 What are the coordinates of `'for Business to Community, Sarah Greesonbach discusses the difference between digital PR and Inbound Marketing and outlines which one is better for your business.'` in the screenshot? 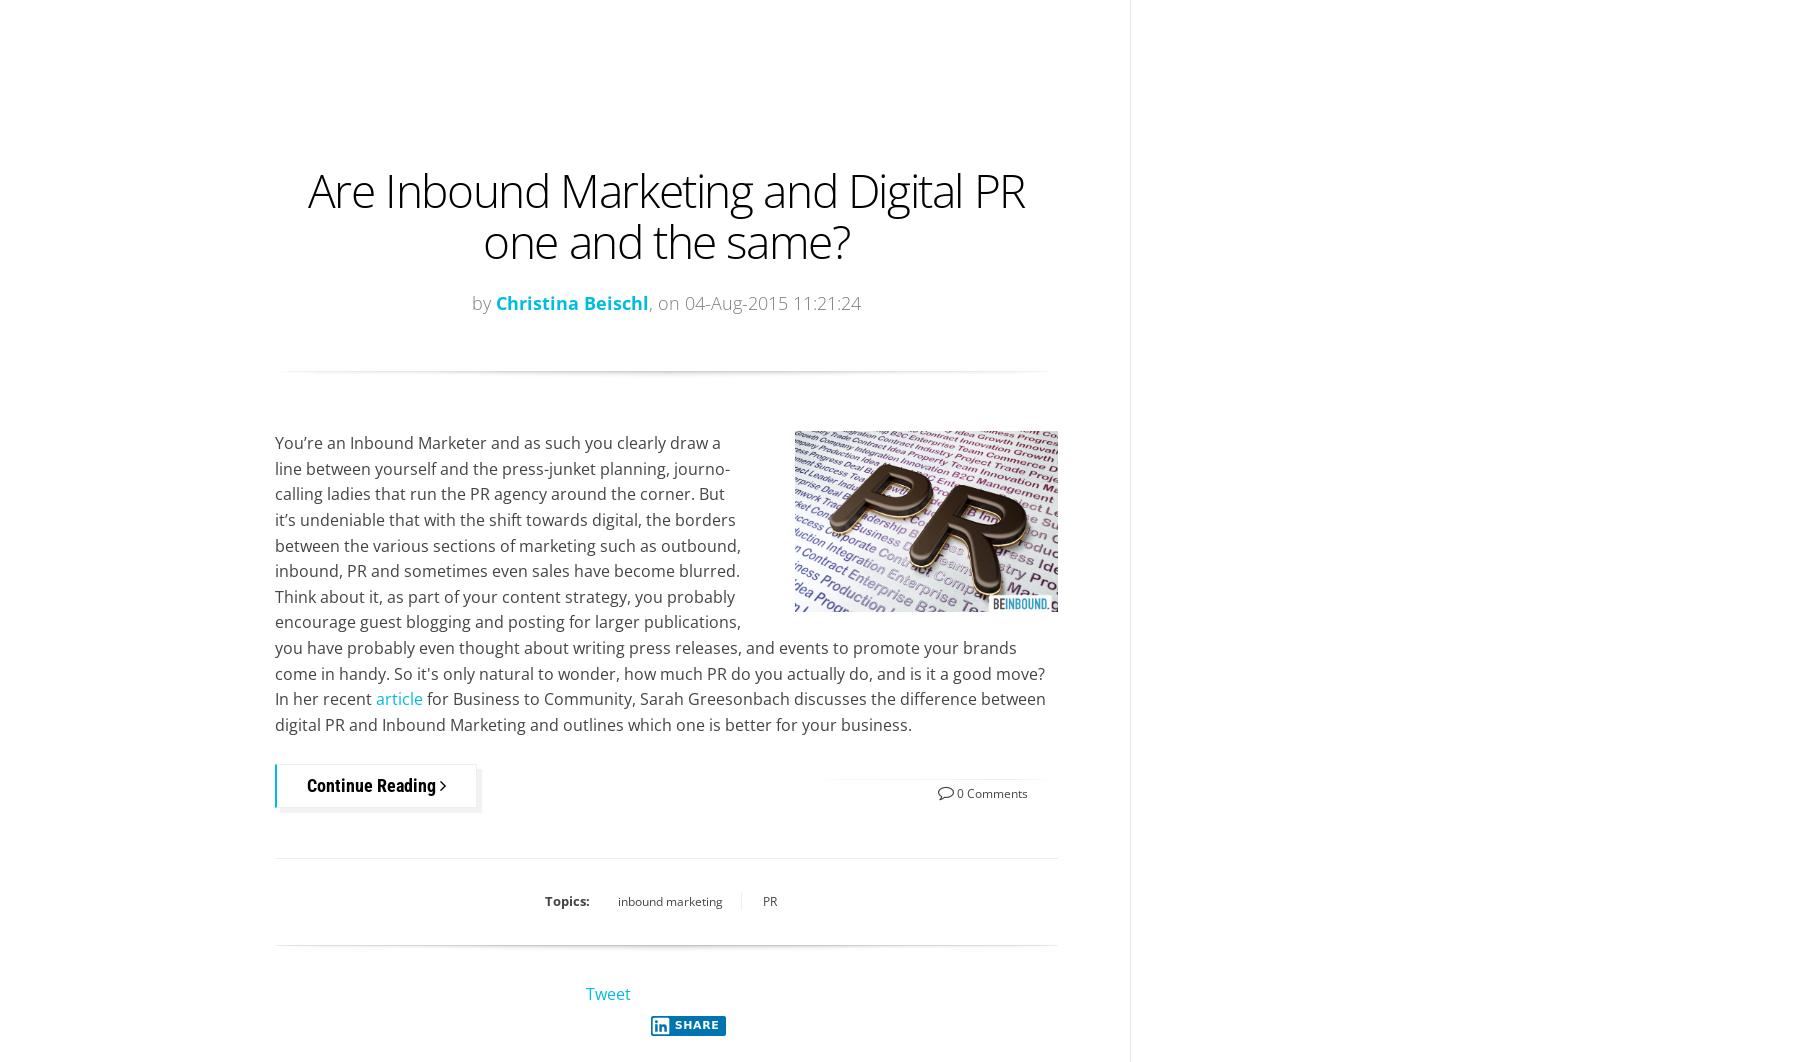 It's located at (660, 711).